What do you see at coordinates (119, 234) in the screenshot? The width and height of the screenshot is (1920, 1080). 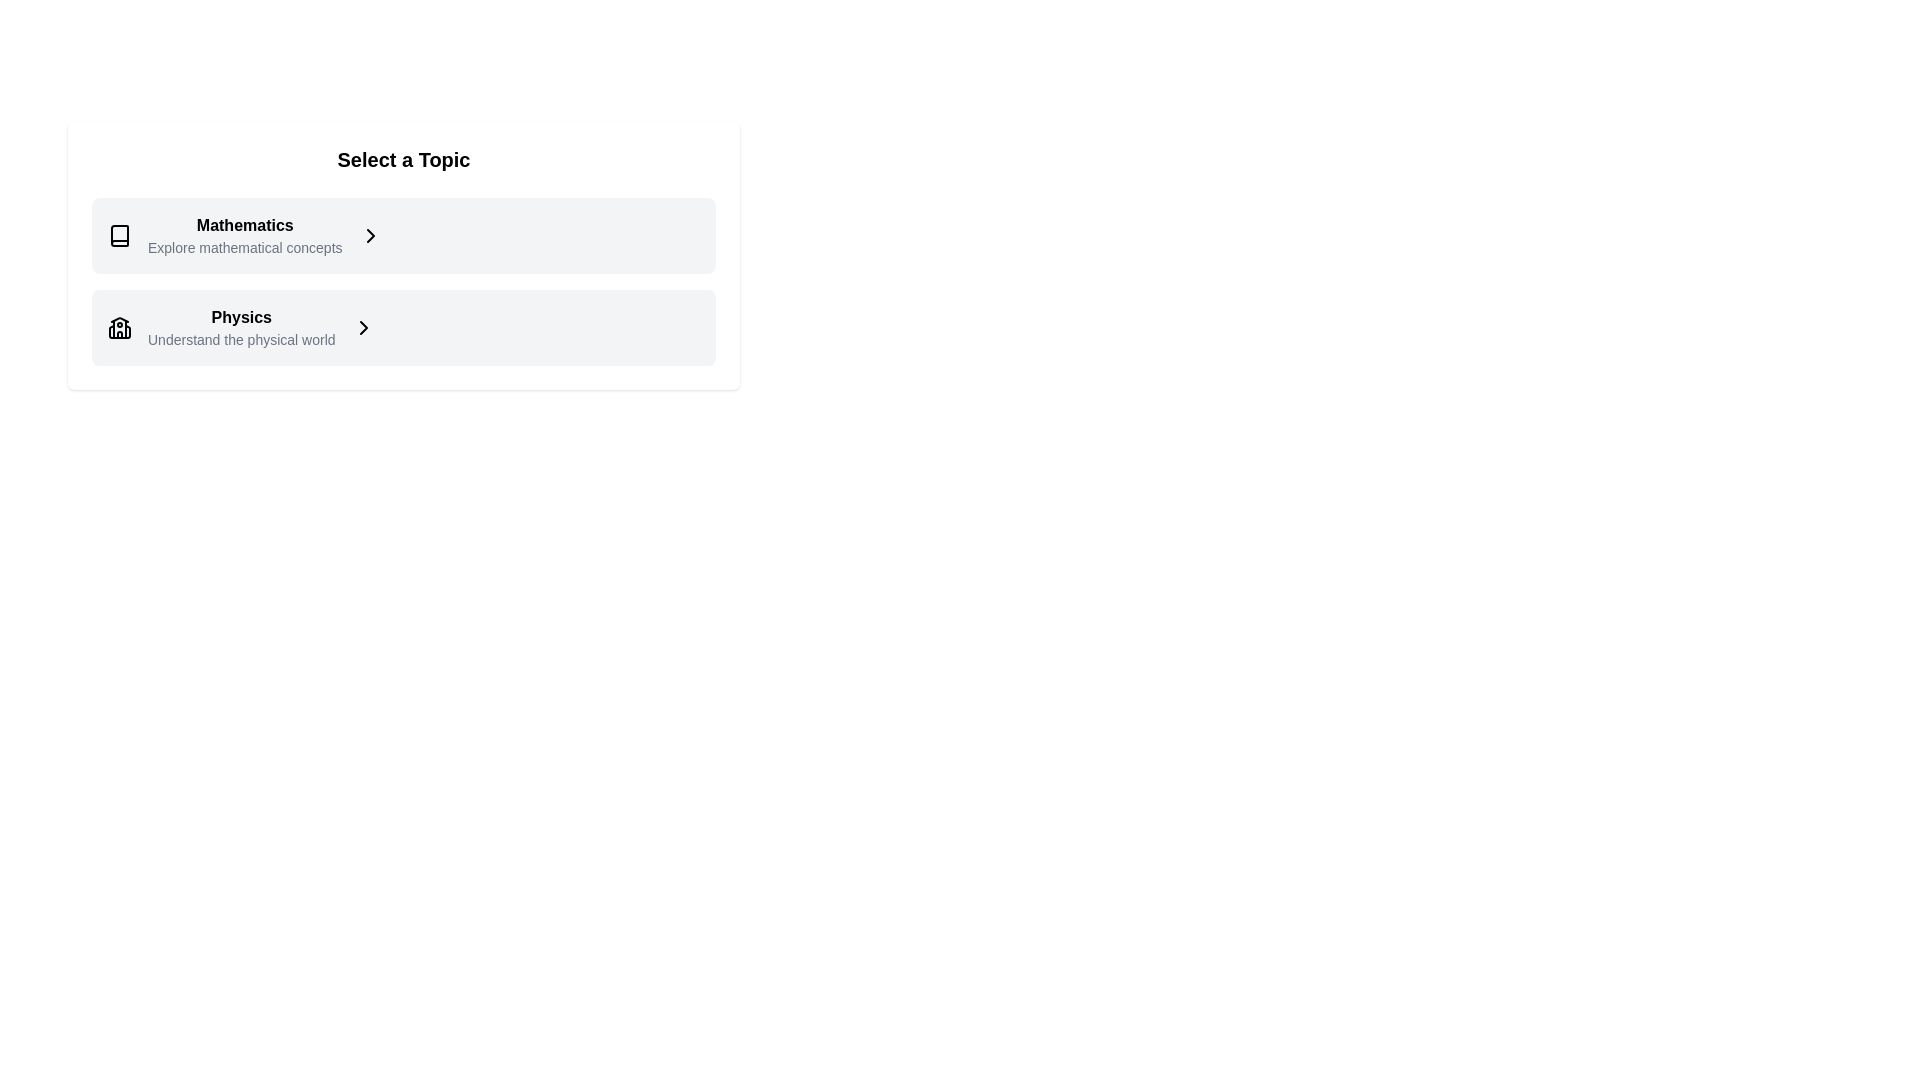 I see `the book icon SVG graphic located to the left of the 'Mathematics' text option in the list of topics` at bounding box center [119, 234].